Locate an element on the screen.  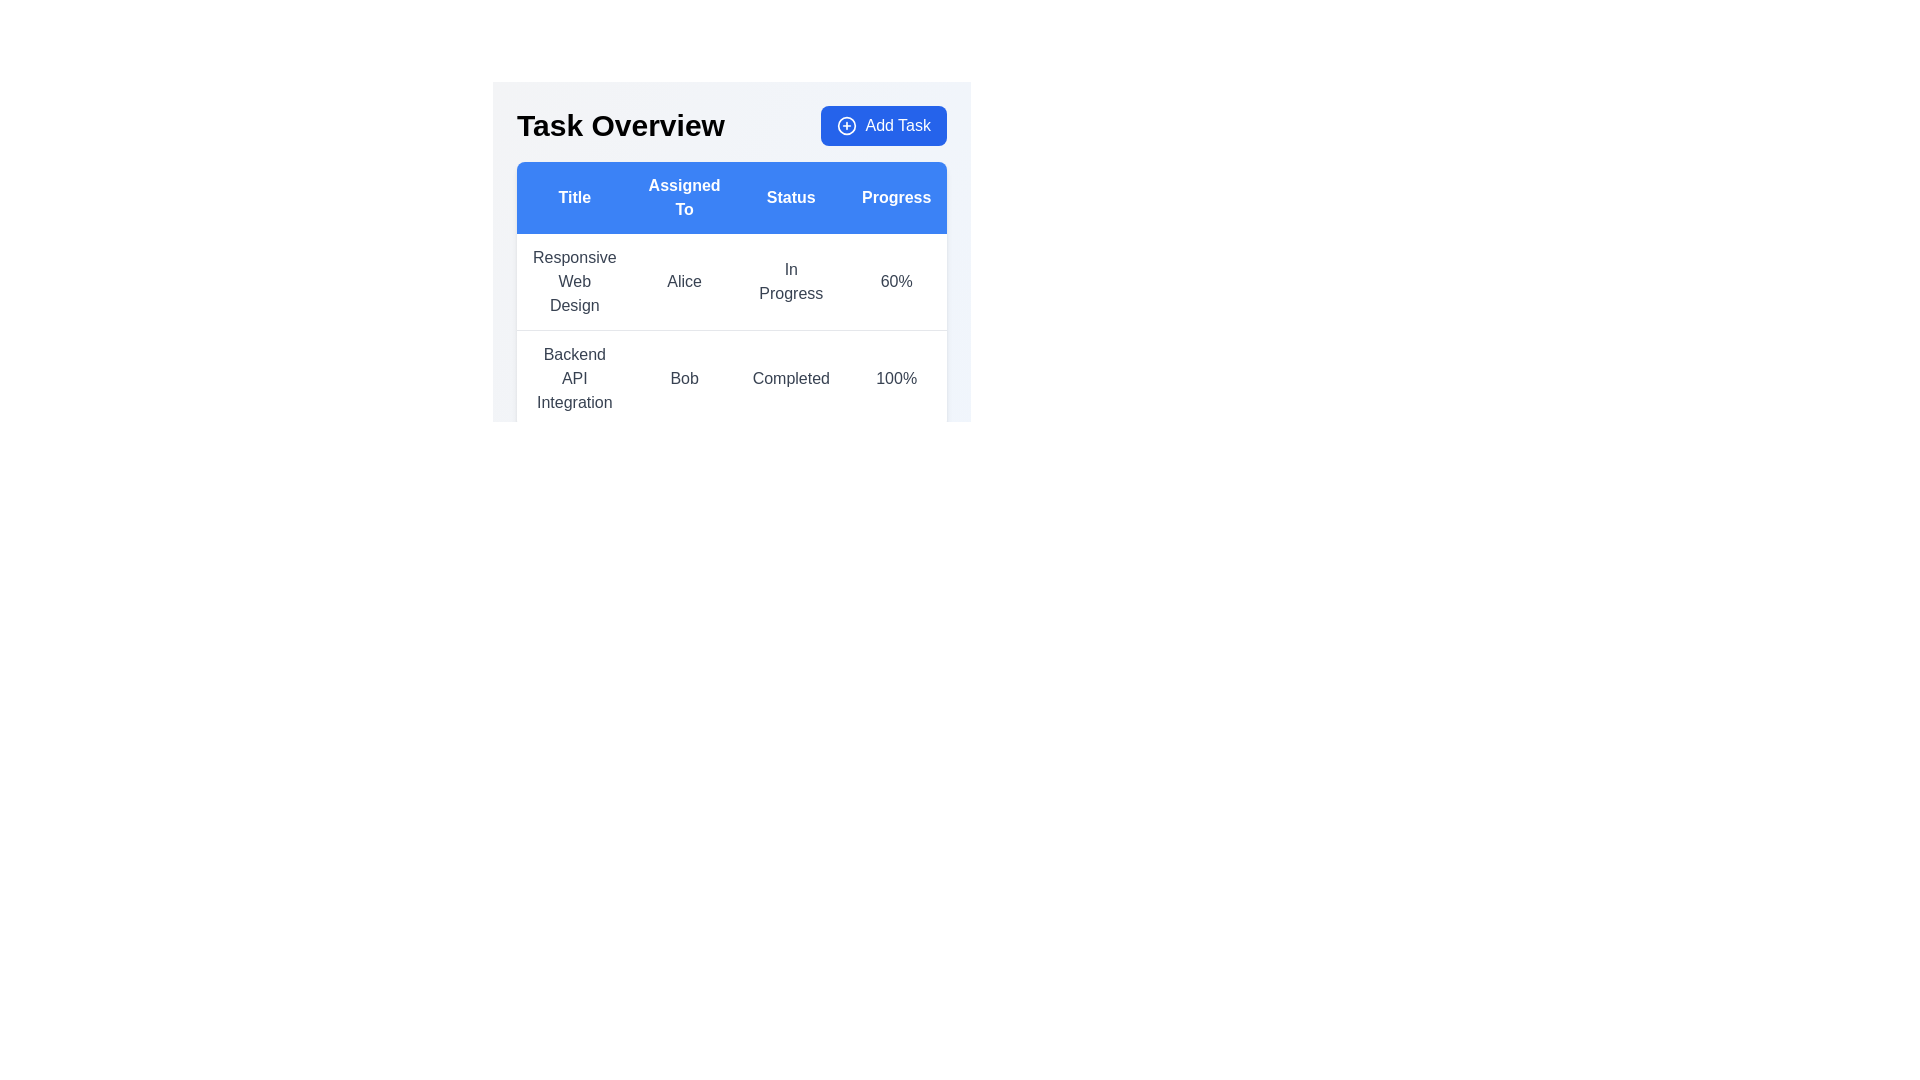
the graphical representation of the Vector circle, which is the central component of the SVG icon resembling a plus sign enclosed in a circle, located at the center coordinates provided is located at coordinates (847, 126).